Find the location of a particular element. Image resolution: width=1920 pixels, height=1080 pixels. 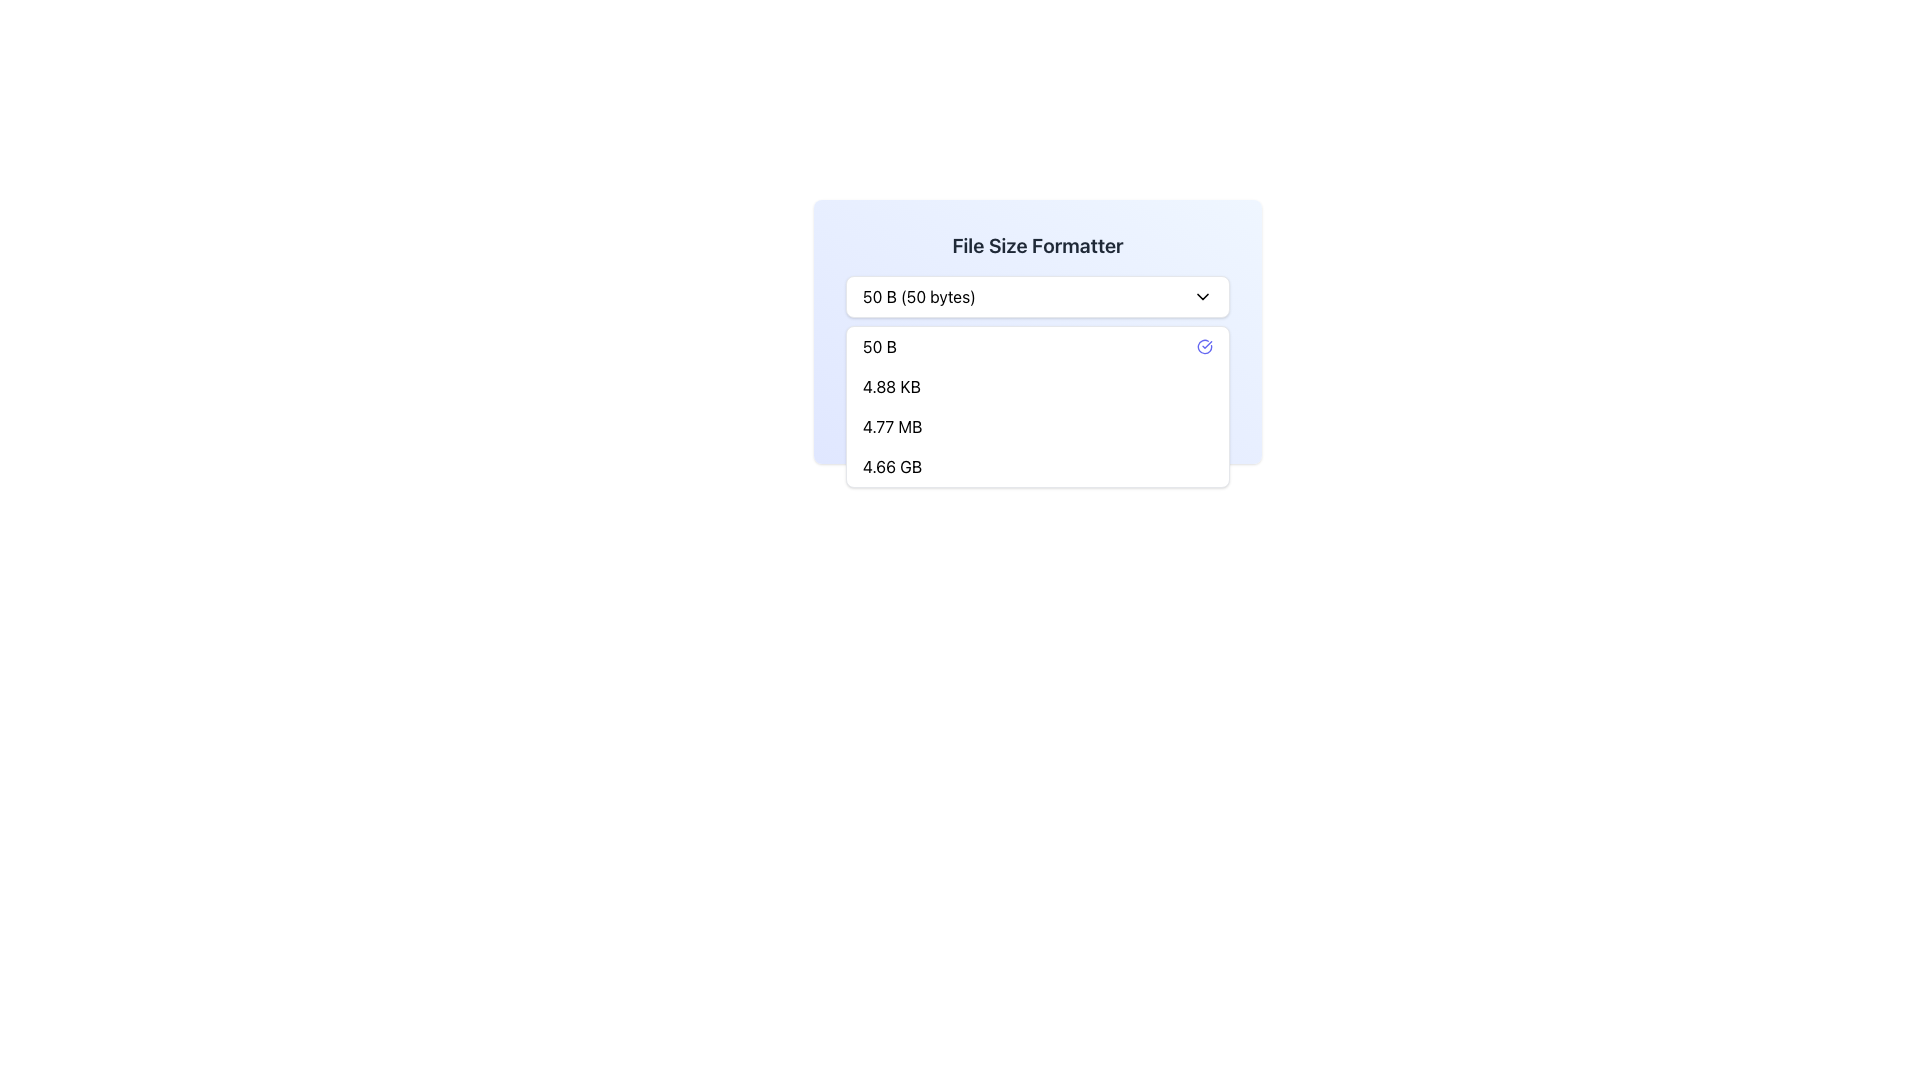

the Dropdown component labeled 'File Size Formatter' is located at coordinates (1037, 330).